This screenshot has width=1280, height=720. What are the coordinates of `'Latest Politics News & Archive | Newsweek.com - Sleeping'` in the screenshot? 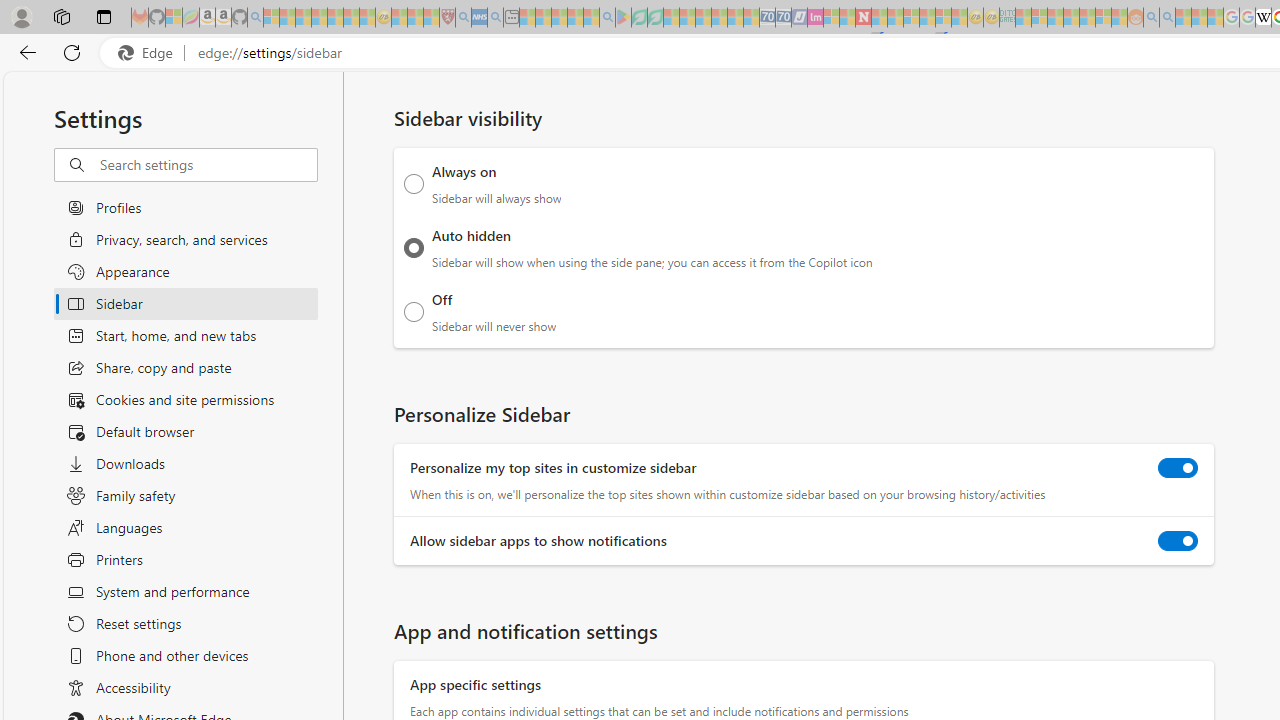 It's located at (864, 17).